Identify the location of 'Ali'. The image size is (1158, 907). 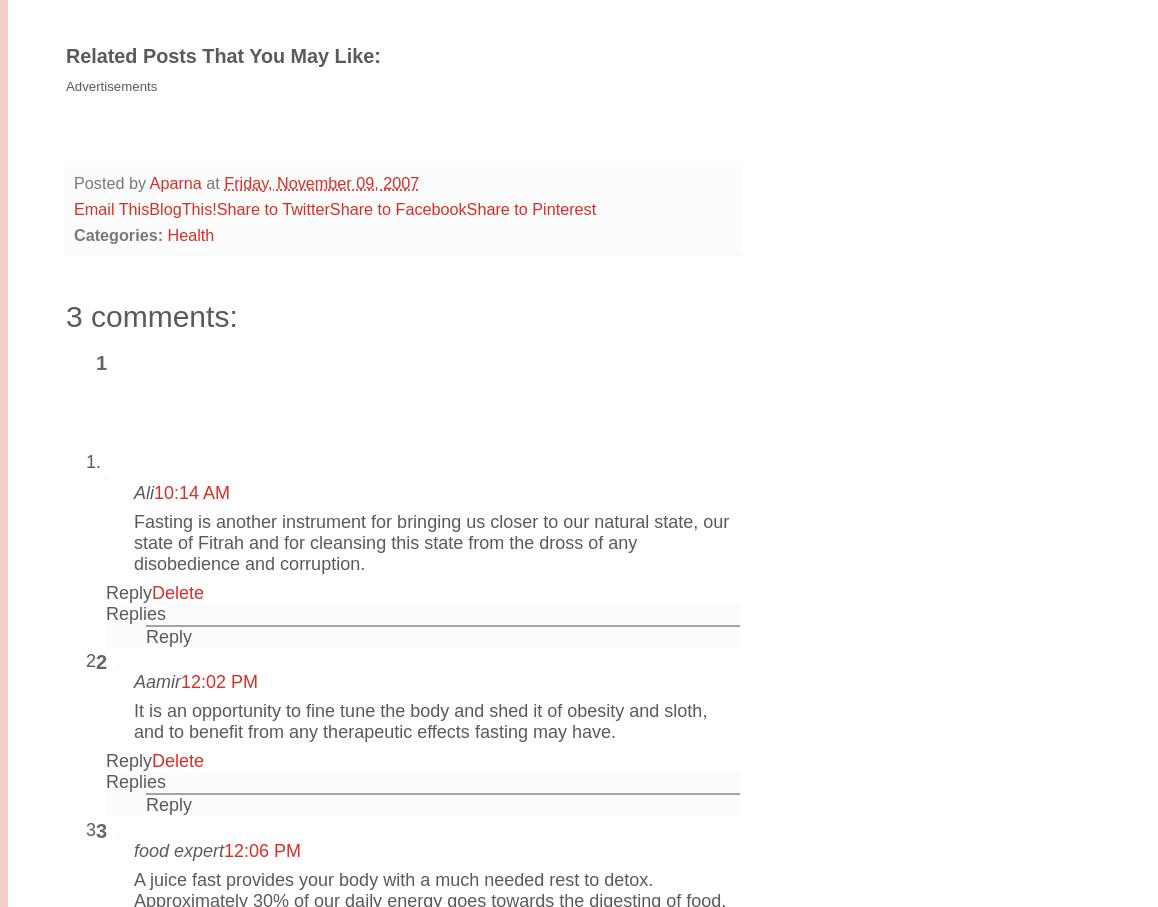
(143, 491).